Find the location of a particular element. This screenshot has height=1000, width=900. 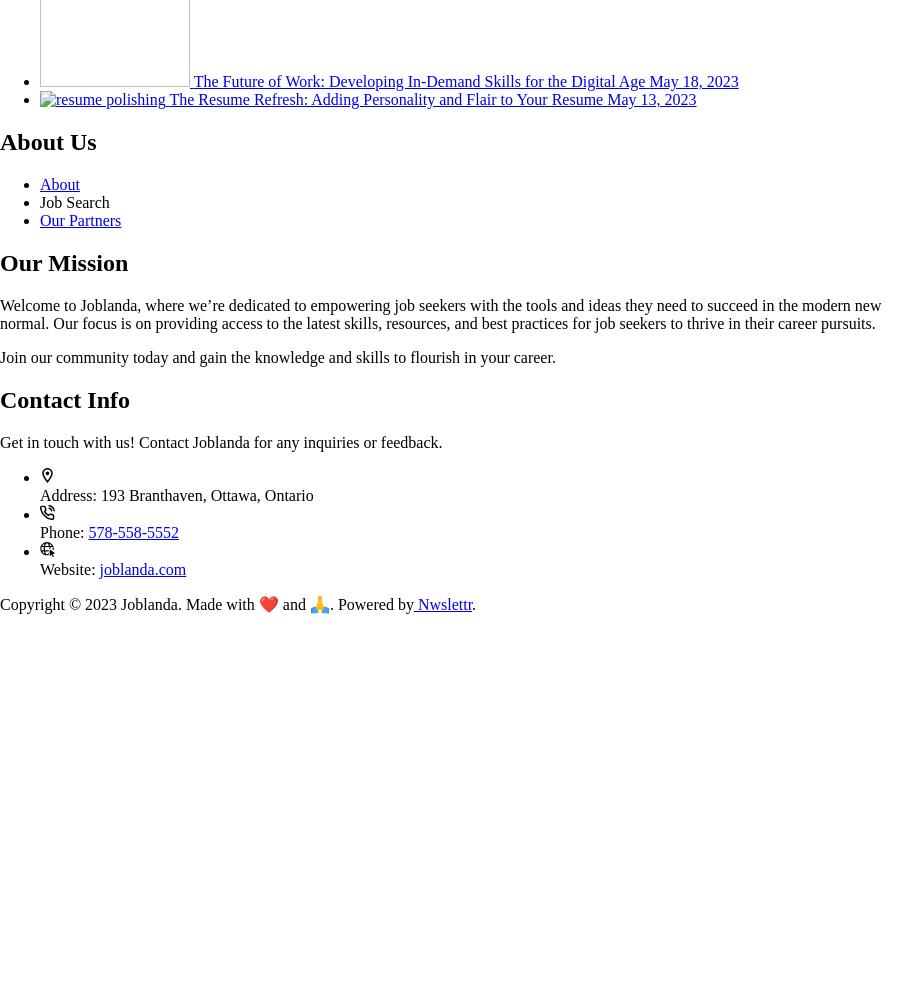

'Website:' is located at coordinates (38, 567).